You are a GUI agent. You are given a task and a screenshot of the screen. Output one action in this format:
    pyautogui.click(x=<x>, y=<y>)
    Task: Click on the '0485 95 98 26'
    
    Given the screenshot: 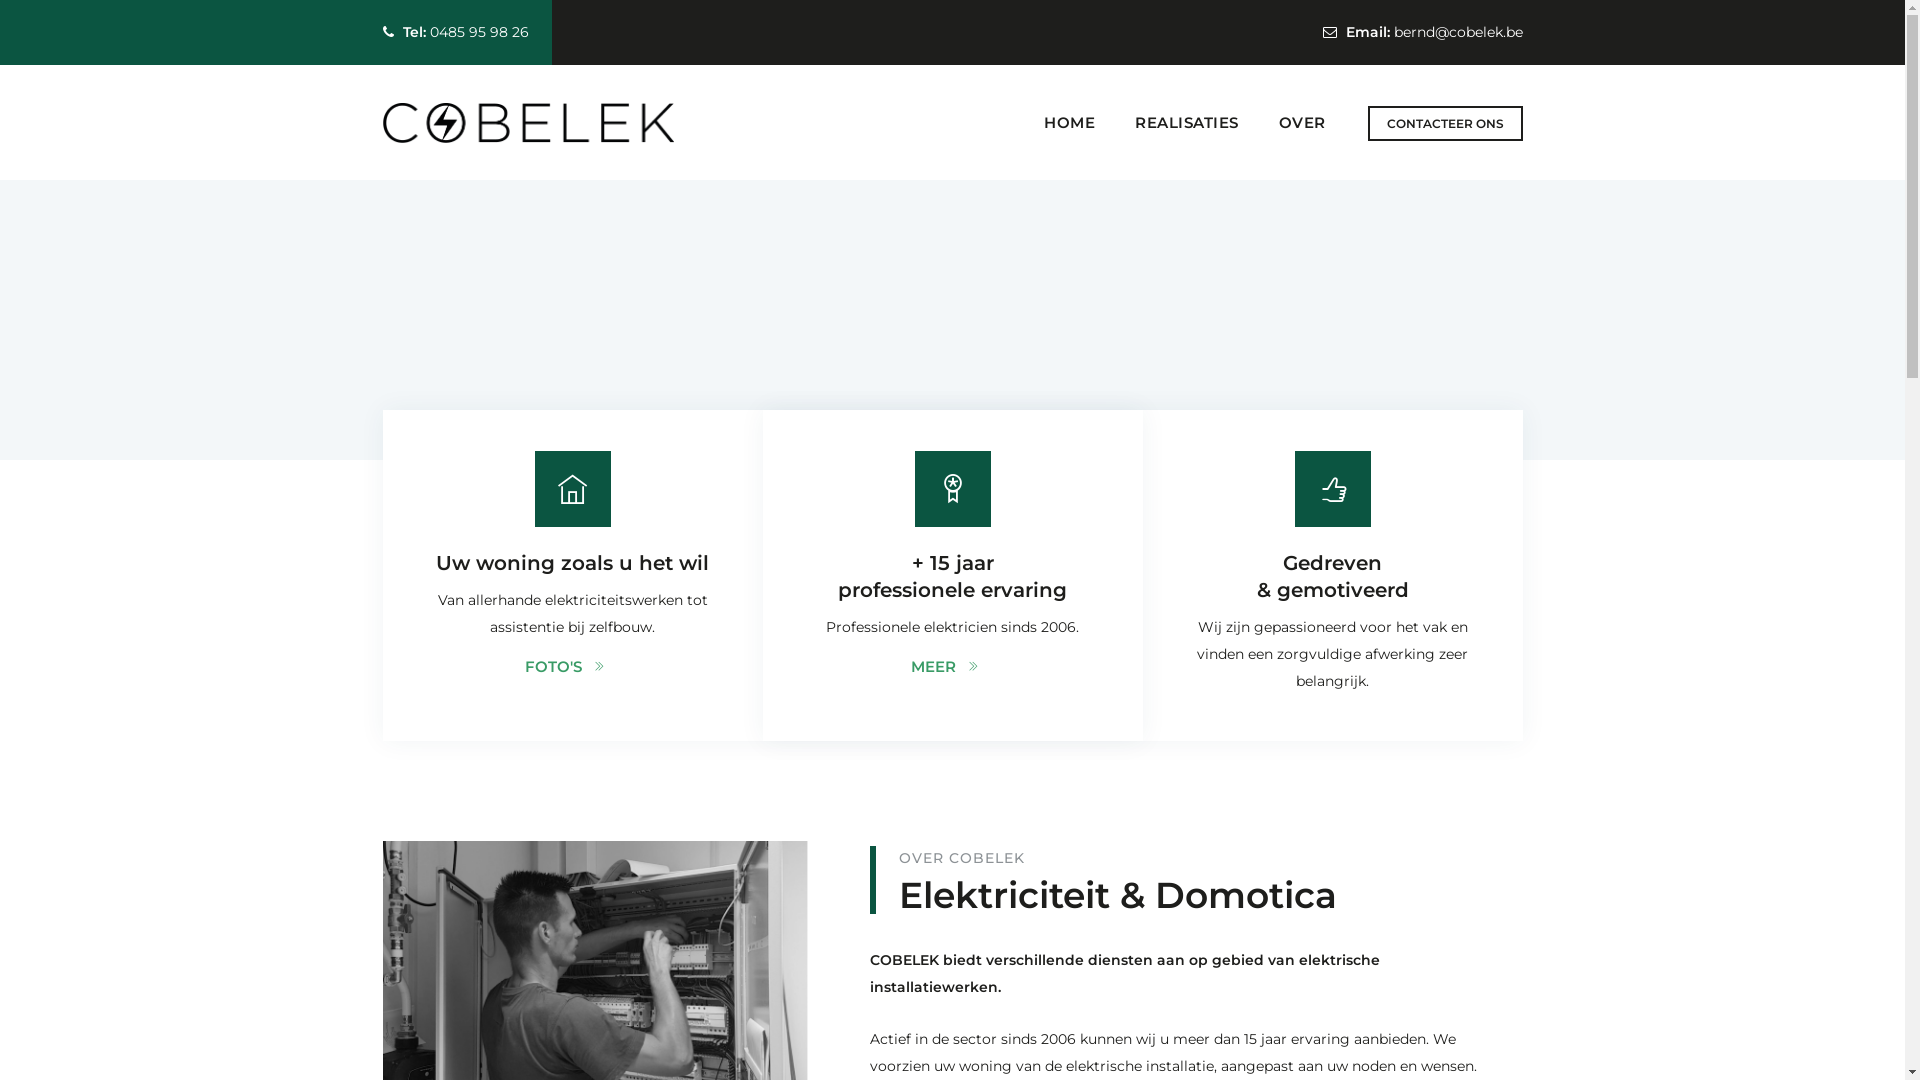 What is the action you would take?
    pyautogui.click(x=478, y=31)
    